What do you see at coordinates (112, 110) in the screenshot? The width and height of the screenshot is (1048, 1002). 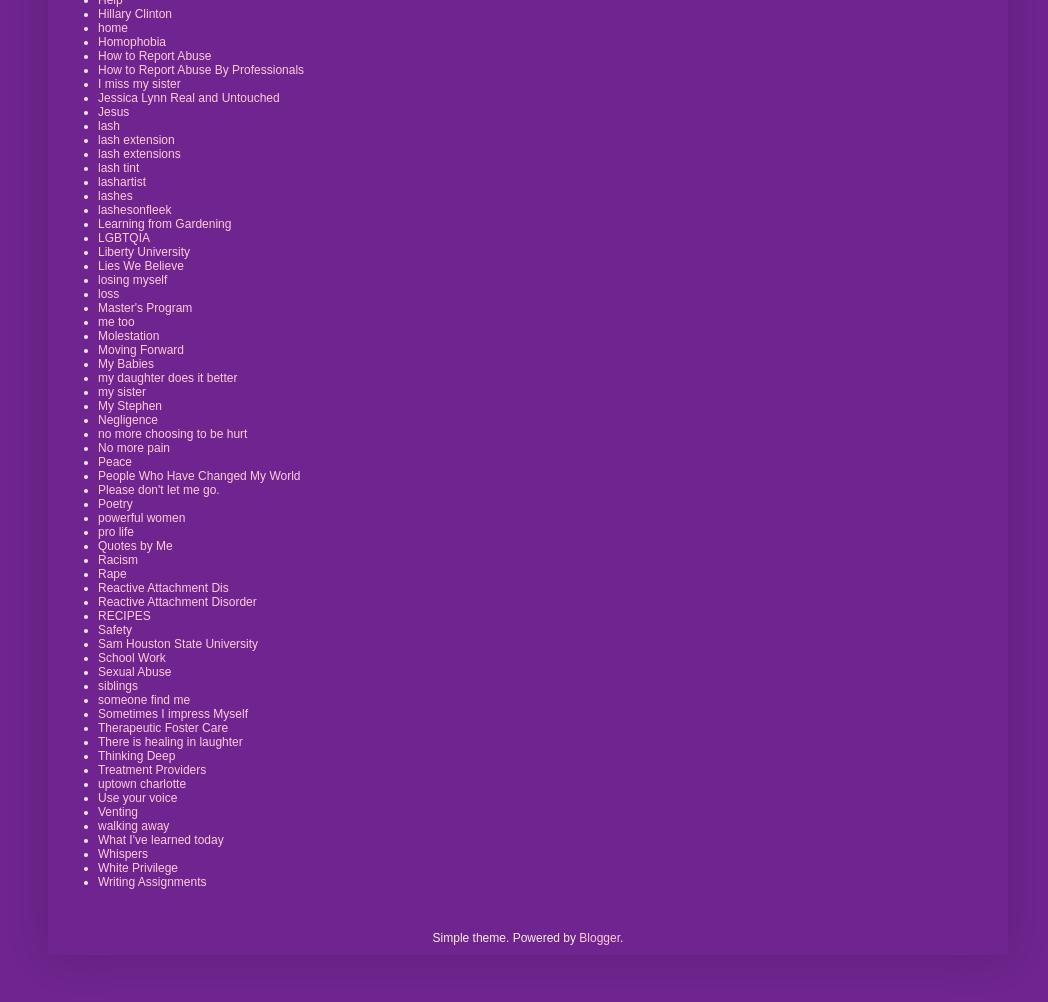 I see `'Jesus'` at bounding box center [112, 110].